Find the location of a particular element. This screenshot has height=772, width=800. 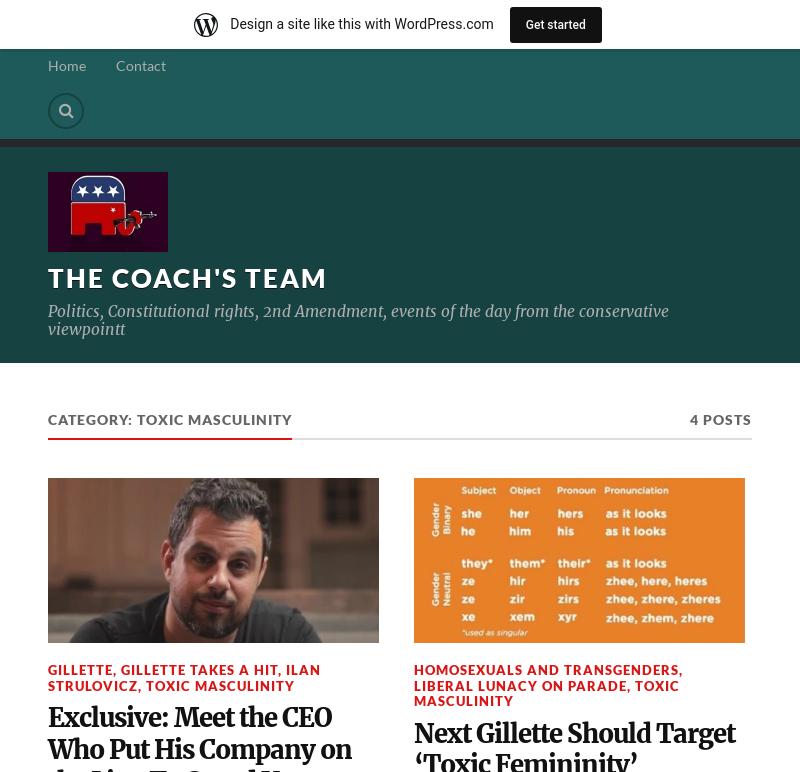

'Gillette takes a hit' is located at coordinates (198, 670).